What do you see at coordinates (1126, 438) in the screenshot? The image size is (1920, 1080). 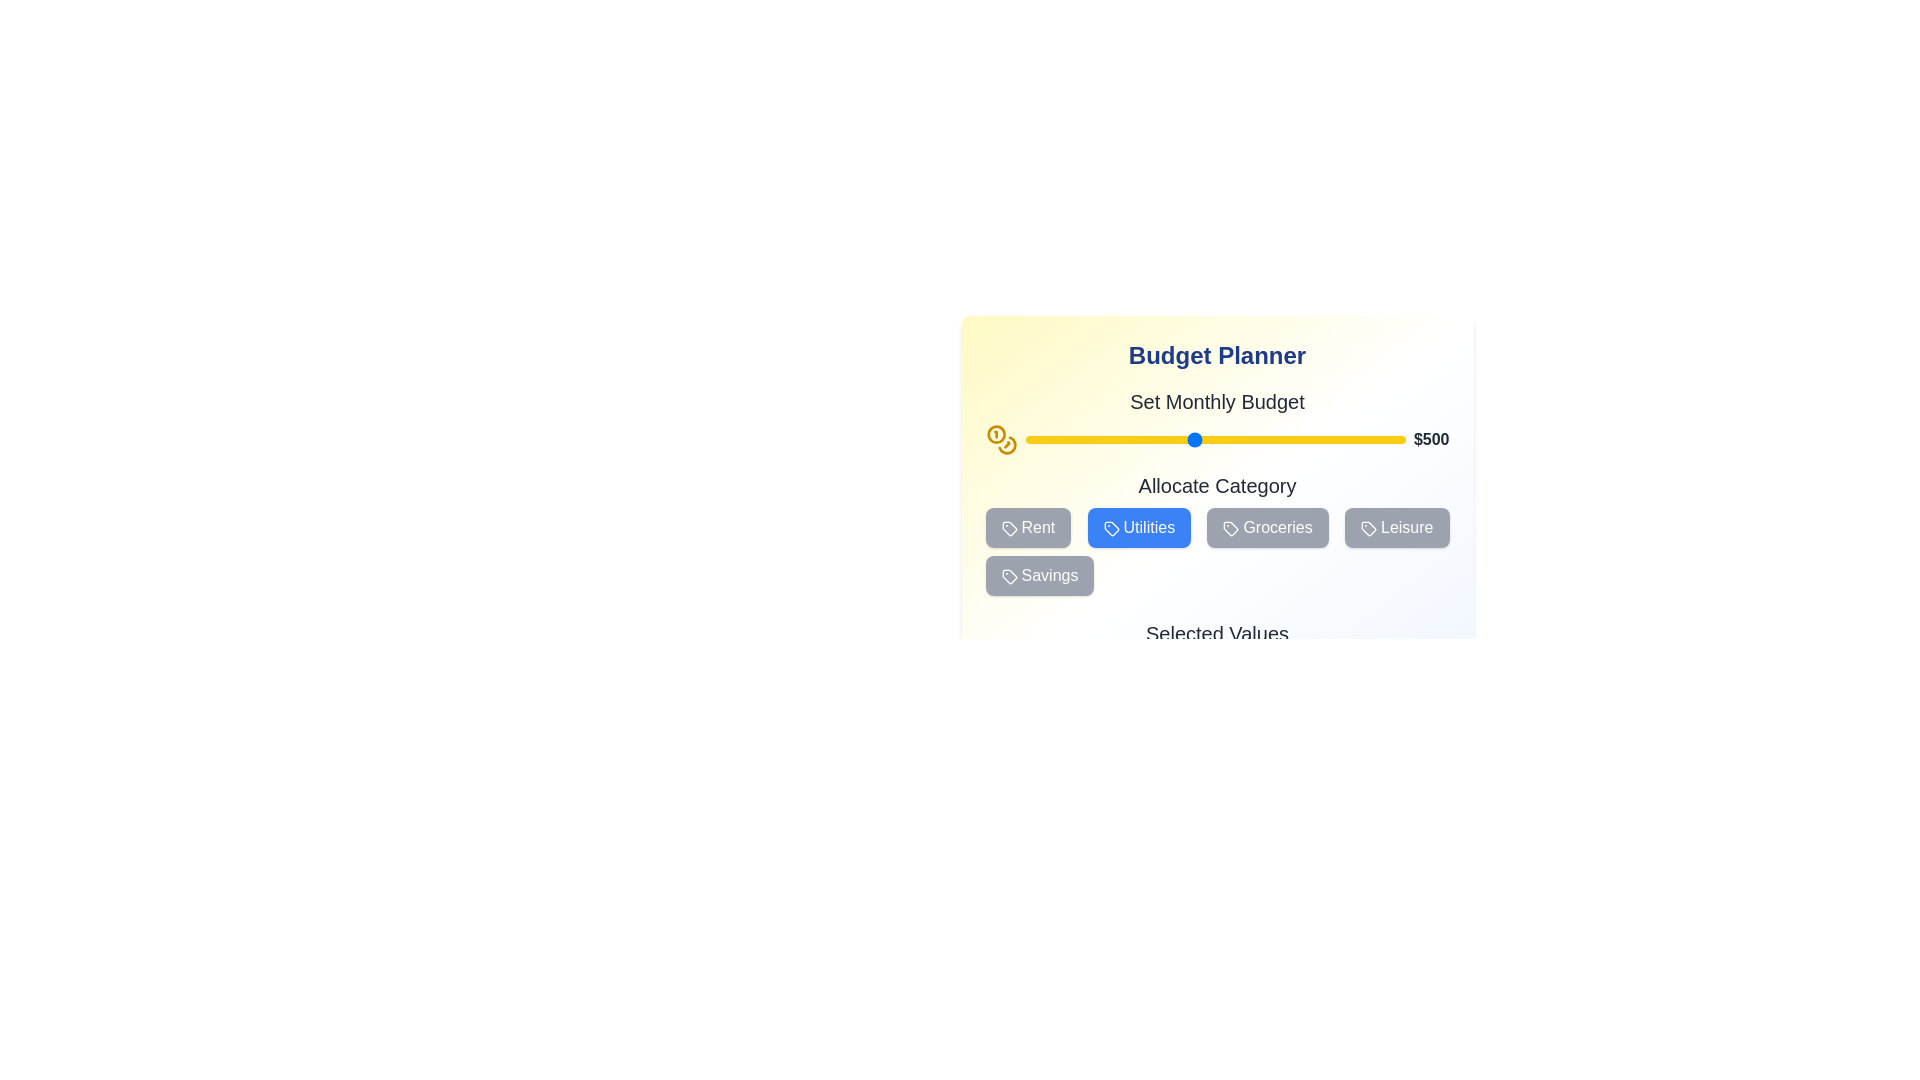 I see `the budget slider` at bounding box center [1126, 438].